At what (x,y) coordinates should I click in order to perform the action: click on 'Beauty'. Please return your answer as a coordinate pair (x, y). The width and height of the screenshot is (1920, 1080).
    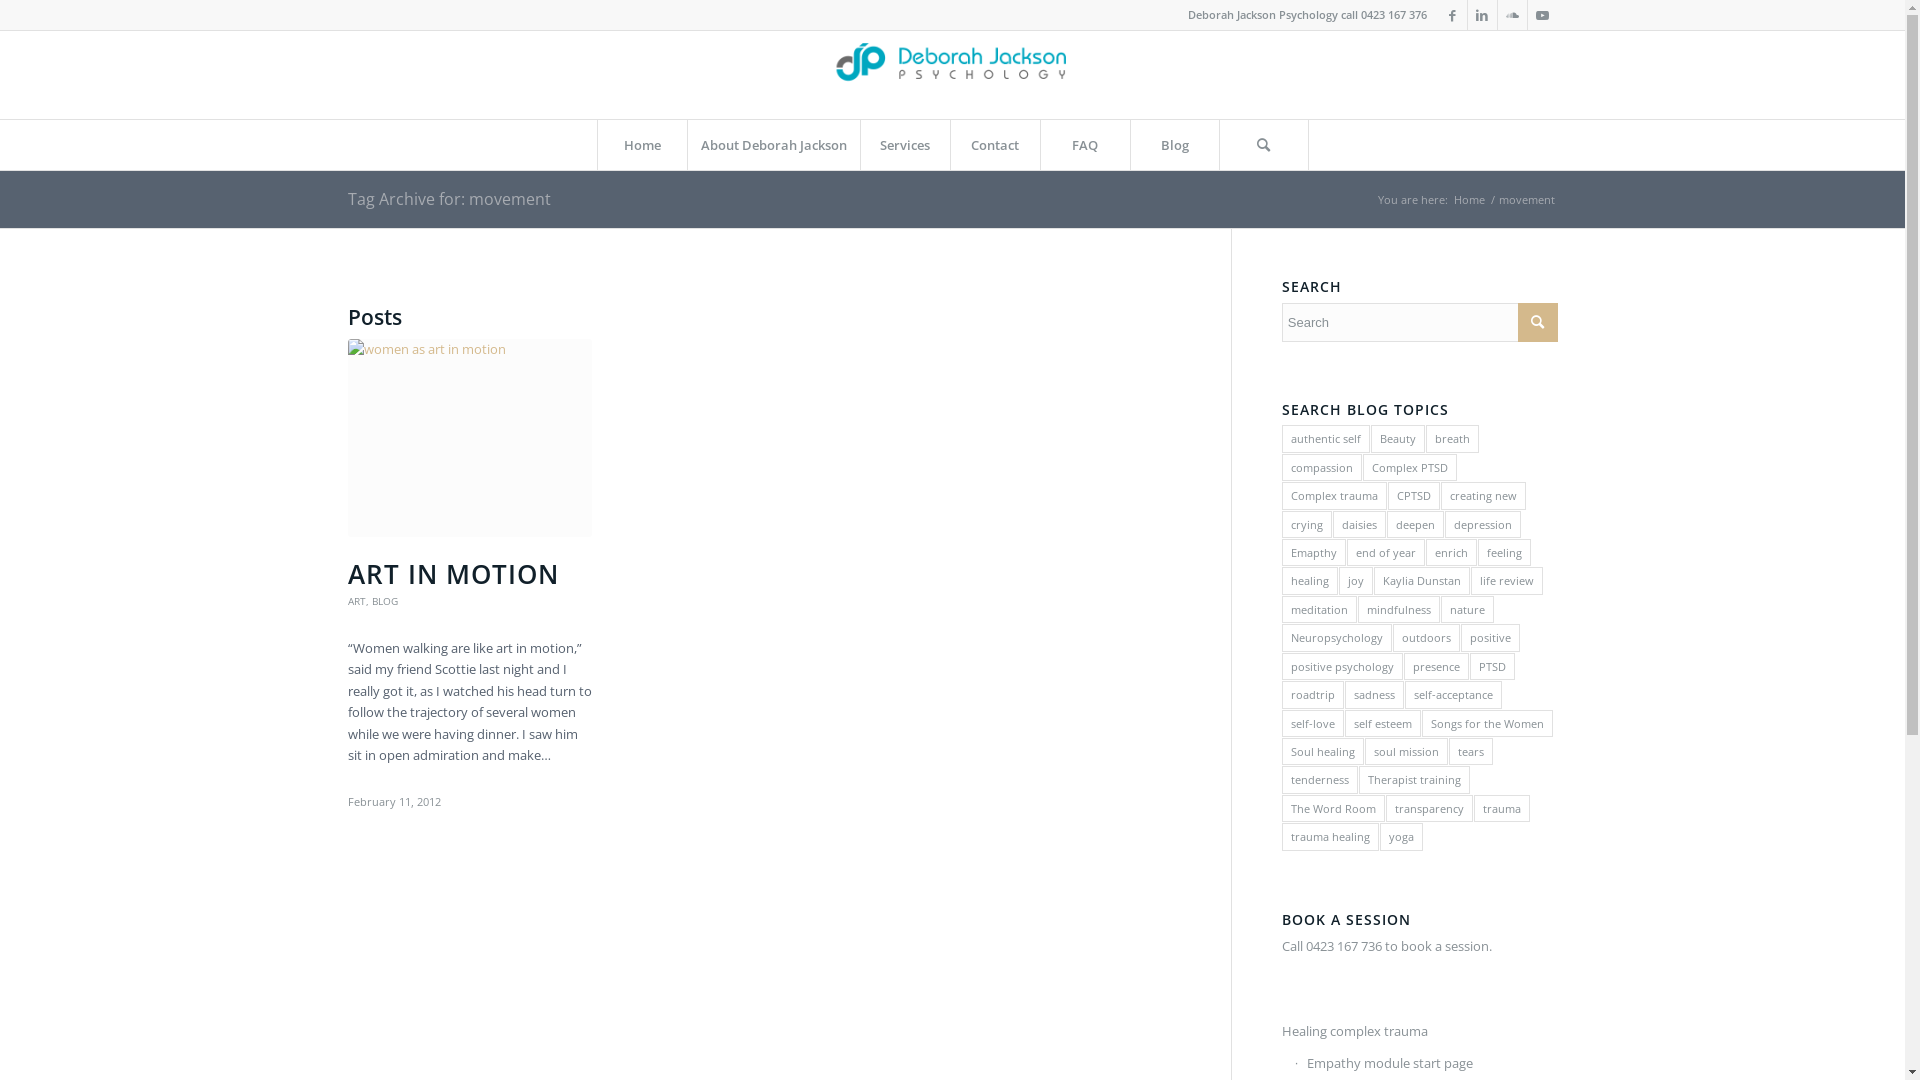
    Looking at the image, I should click on (1396, 437).